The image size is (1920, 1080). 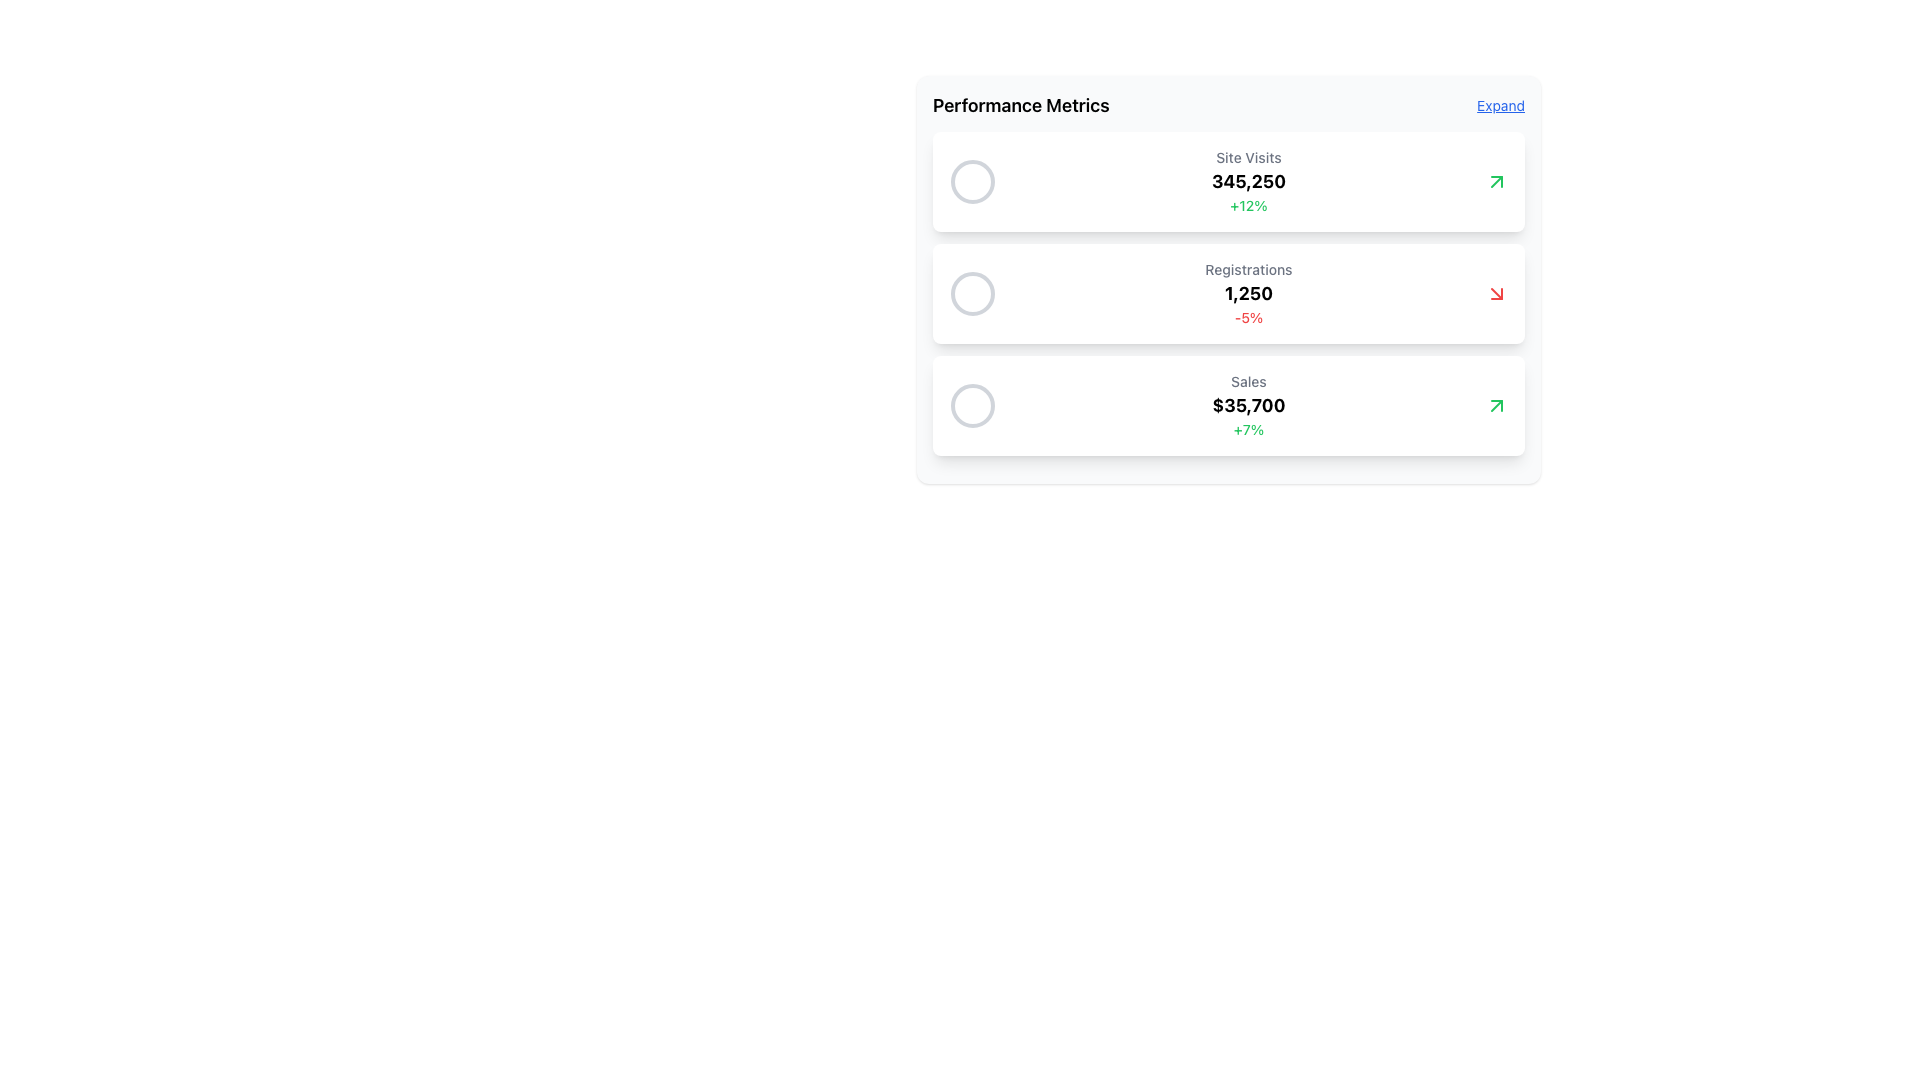 I want to click on the Statistical Display Block that displays the text 'Registrations', the bolded number '1,250', and the small red text '-5%', which is the second card in the vertical series of cards, so click(x=1247, y=293).